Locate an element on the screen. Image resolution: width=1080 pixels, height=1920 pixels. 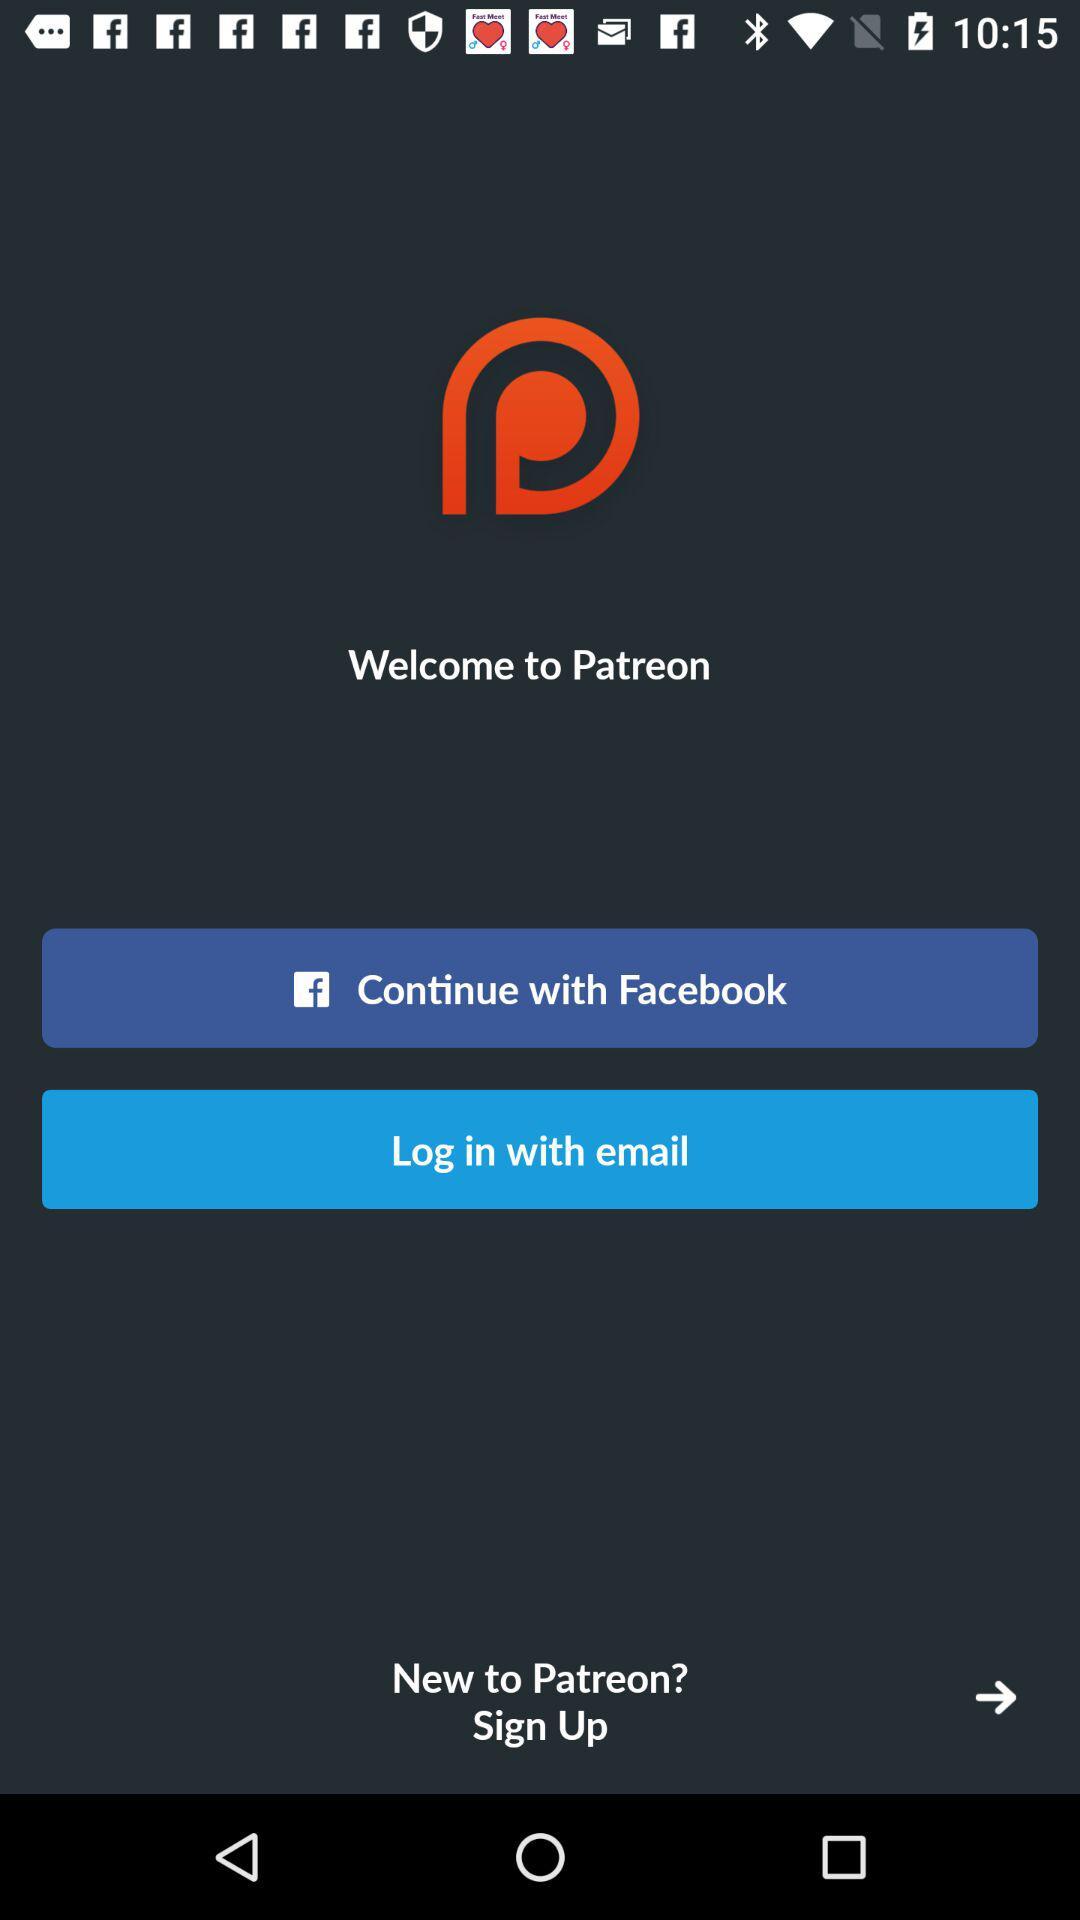
the arrow_forward icon is located at coordinates (995, 1697).